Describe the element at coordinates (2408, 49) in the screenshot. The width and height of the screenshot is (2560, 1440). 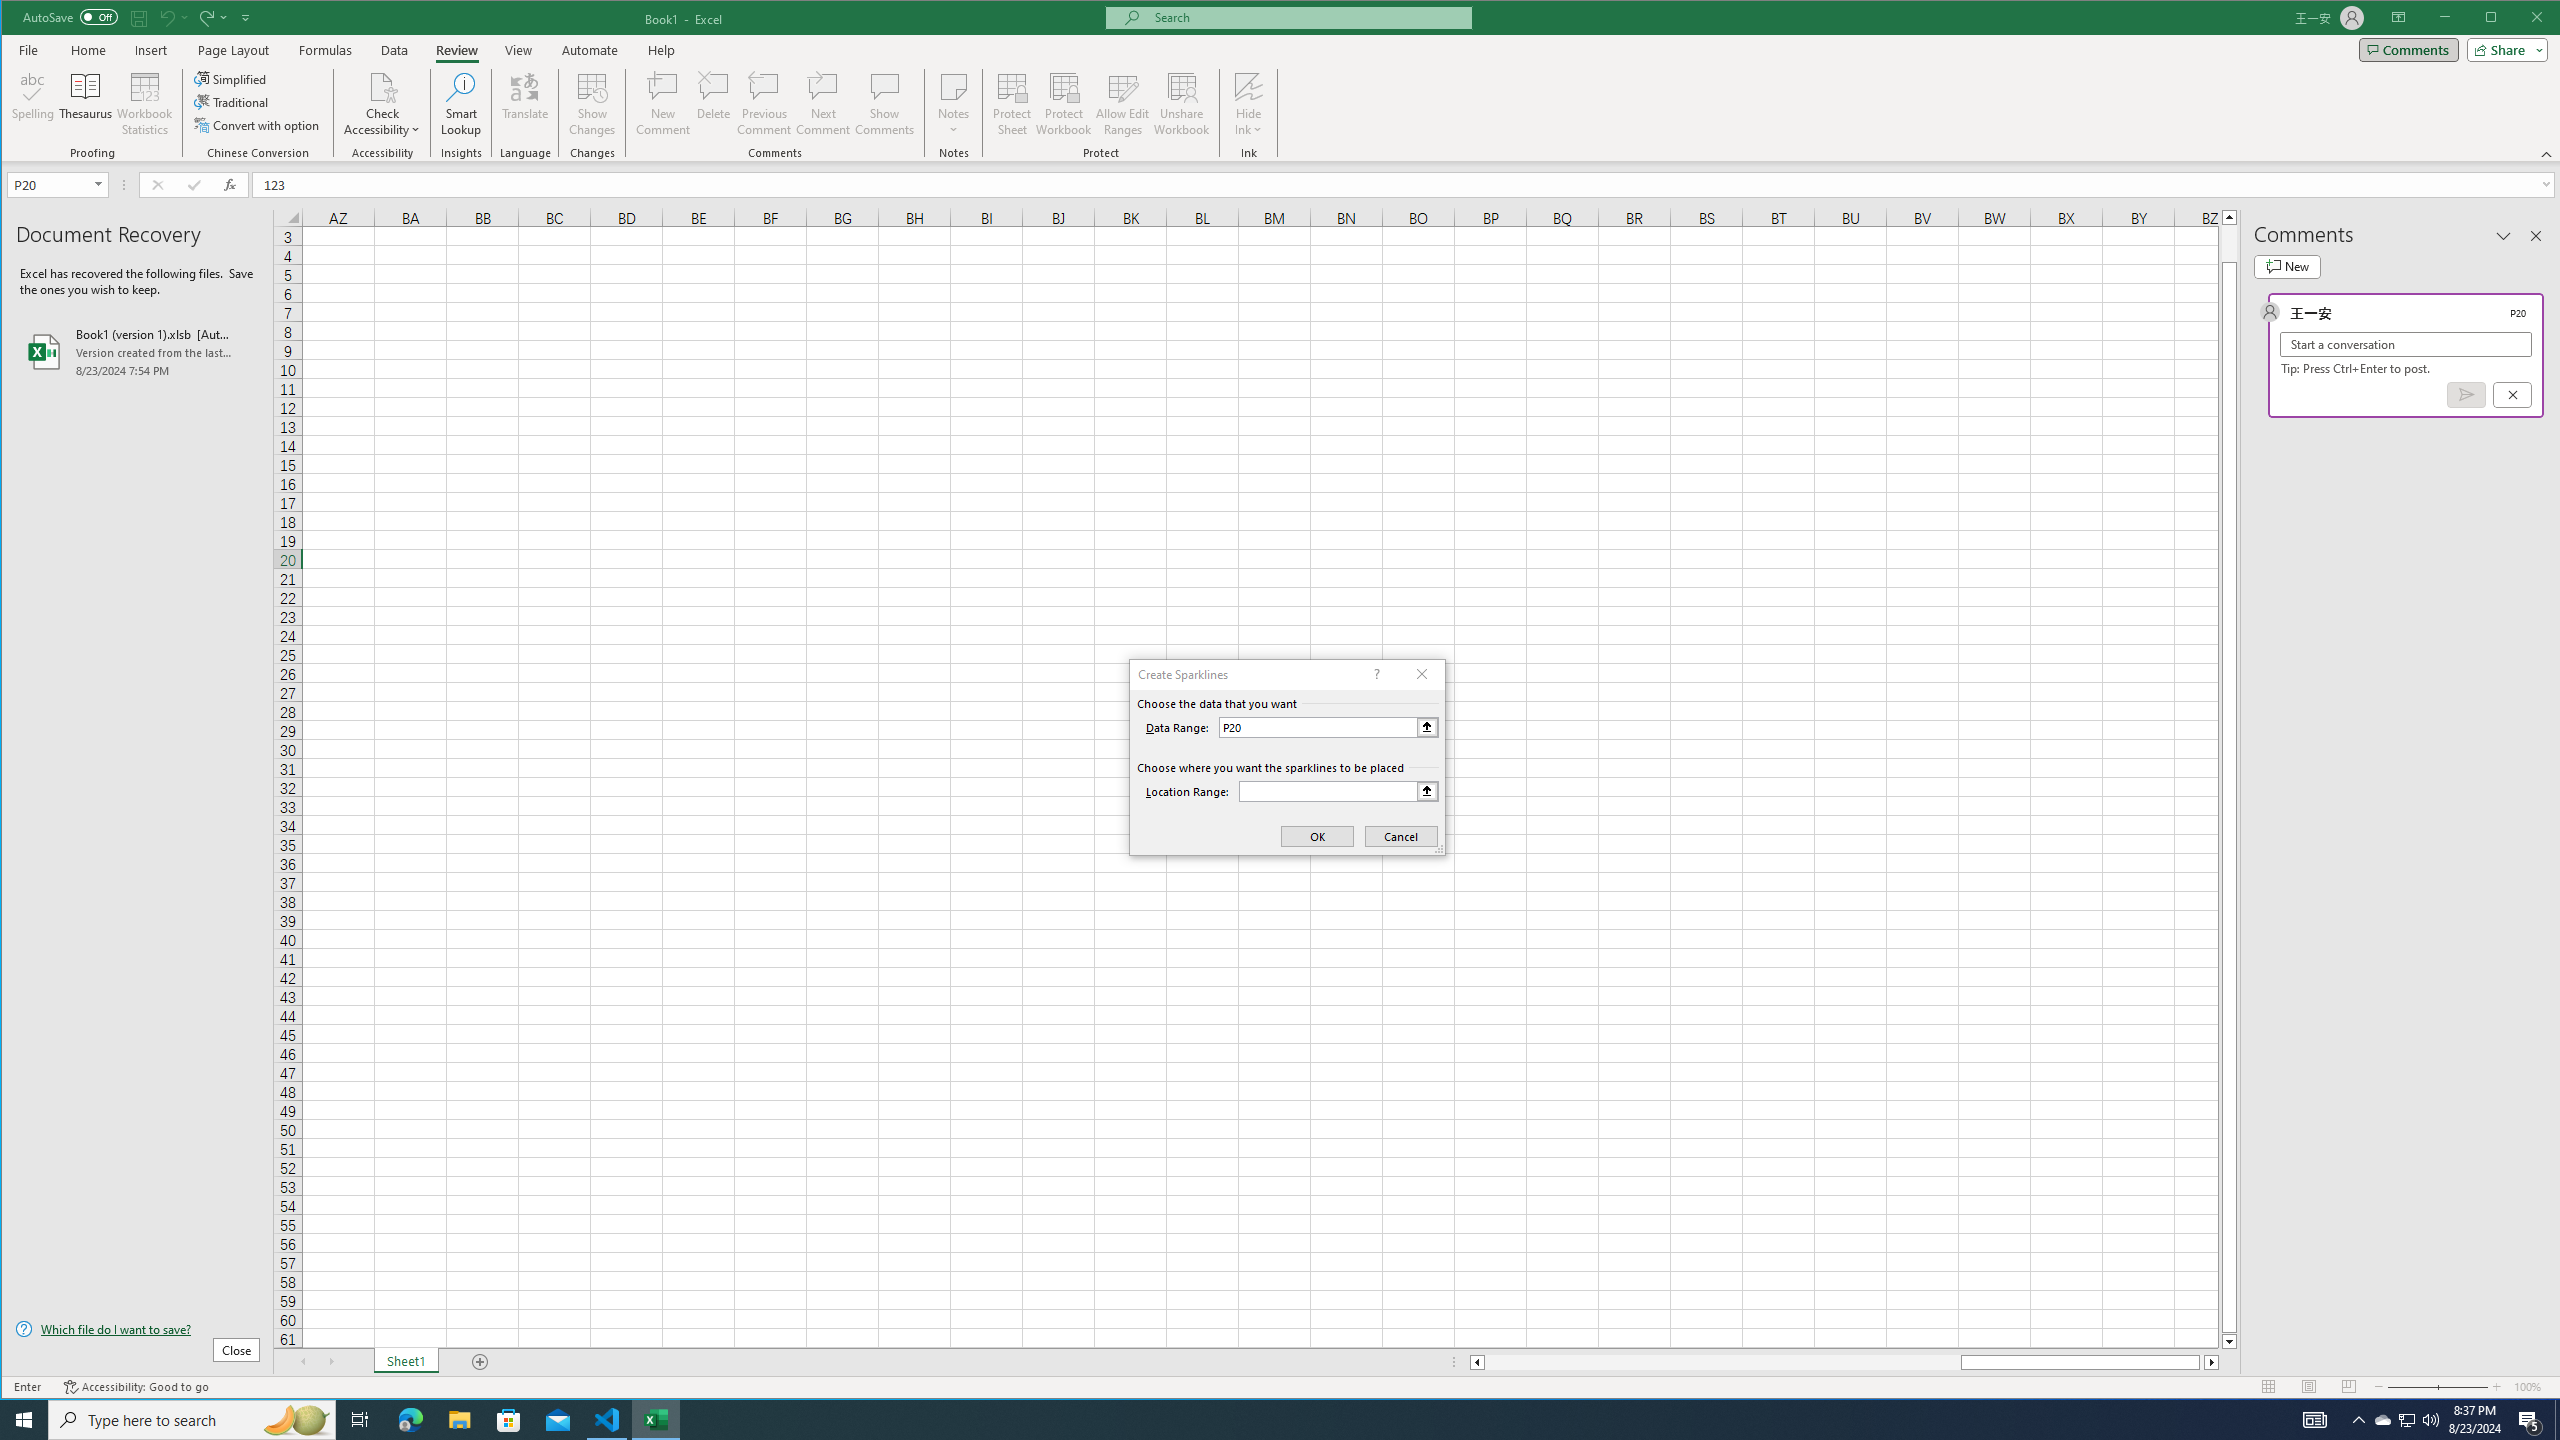
I see `'Comments'` at that location.